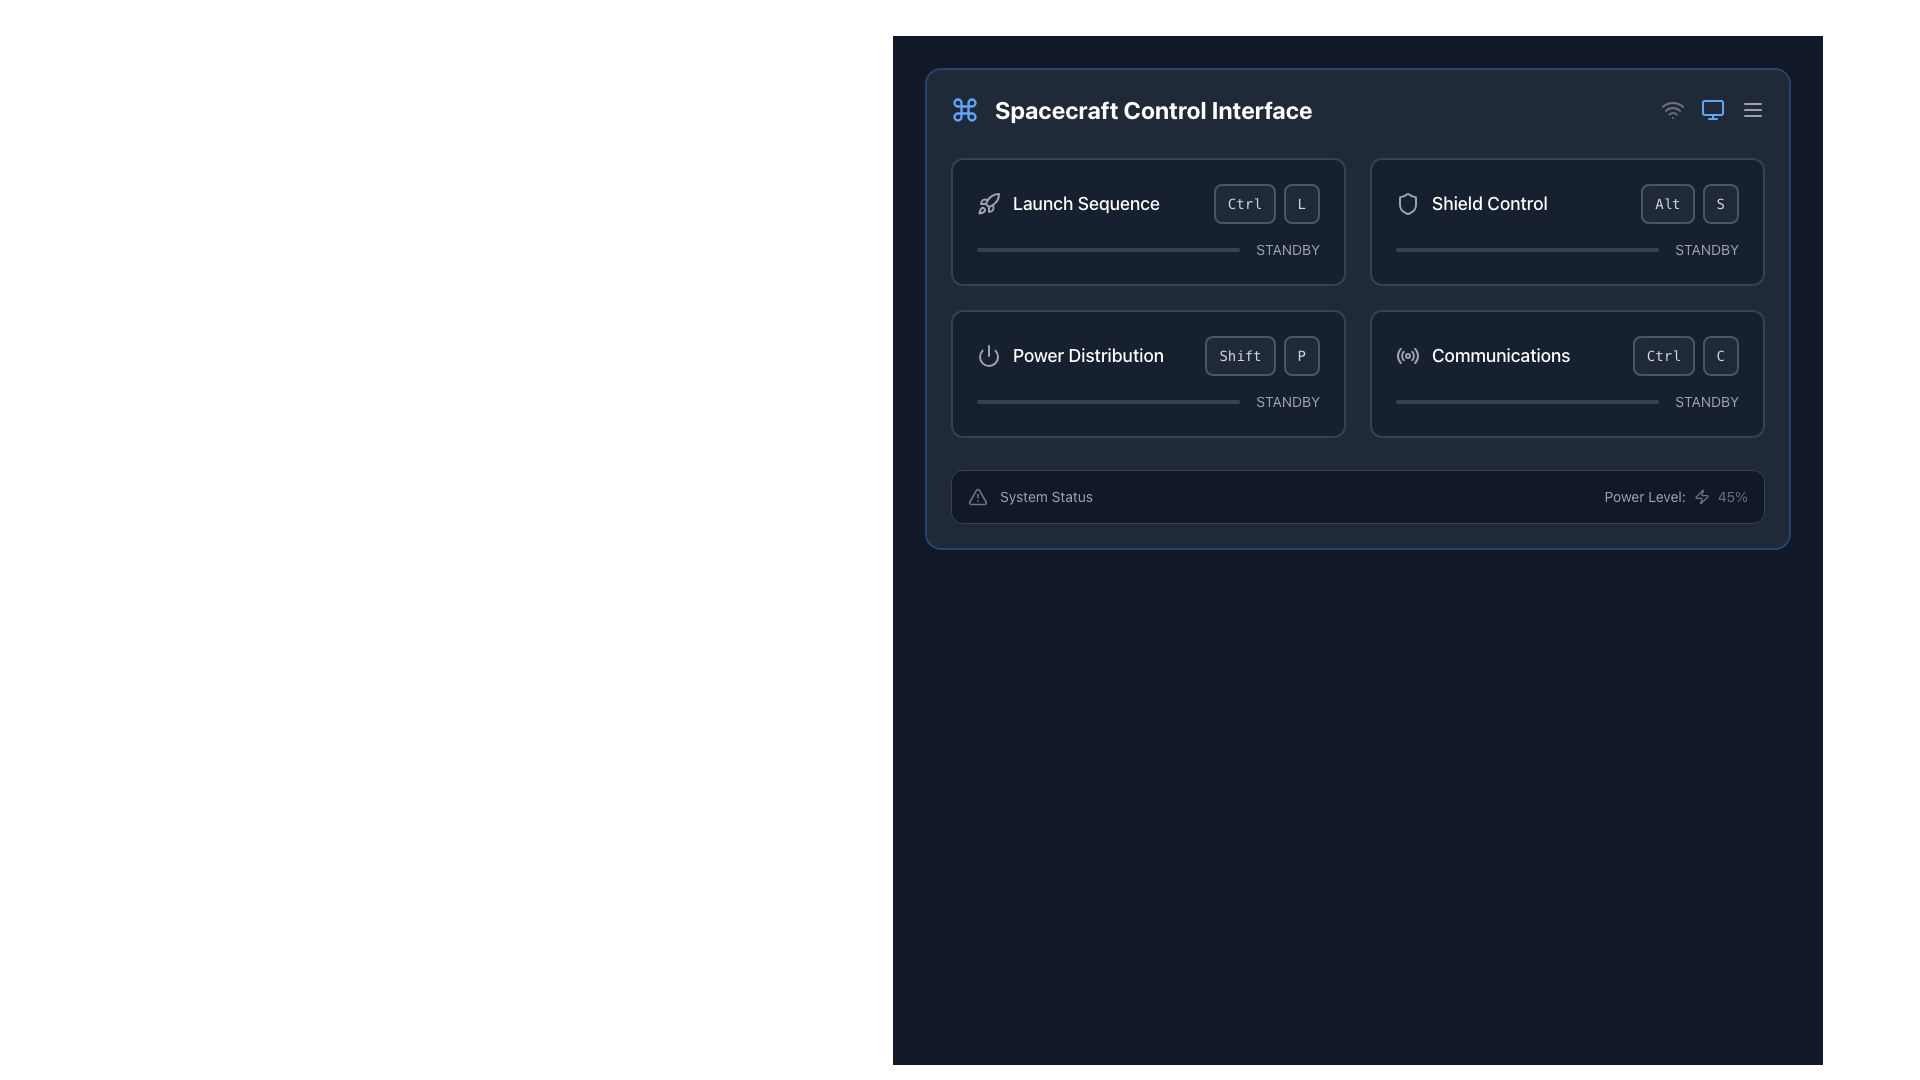 This screenshot has height=1080, width=1920. Describe the element at coordinates (1712, 110) in the screenshot. I see `the display monitor icon located in the top-right corner of the interface, positioned between the Wi-Fi icon and the menu icon` at that location.